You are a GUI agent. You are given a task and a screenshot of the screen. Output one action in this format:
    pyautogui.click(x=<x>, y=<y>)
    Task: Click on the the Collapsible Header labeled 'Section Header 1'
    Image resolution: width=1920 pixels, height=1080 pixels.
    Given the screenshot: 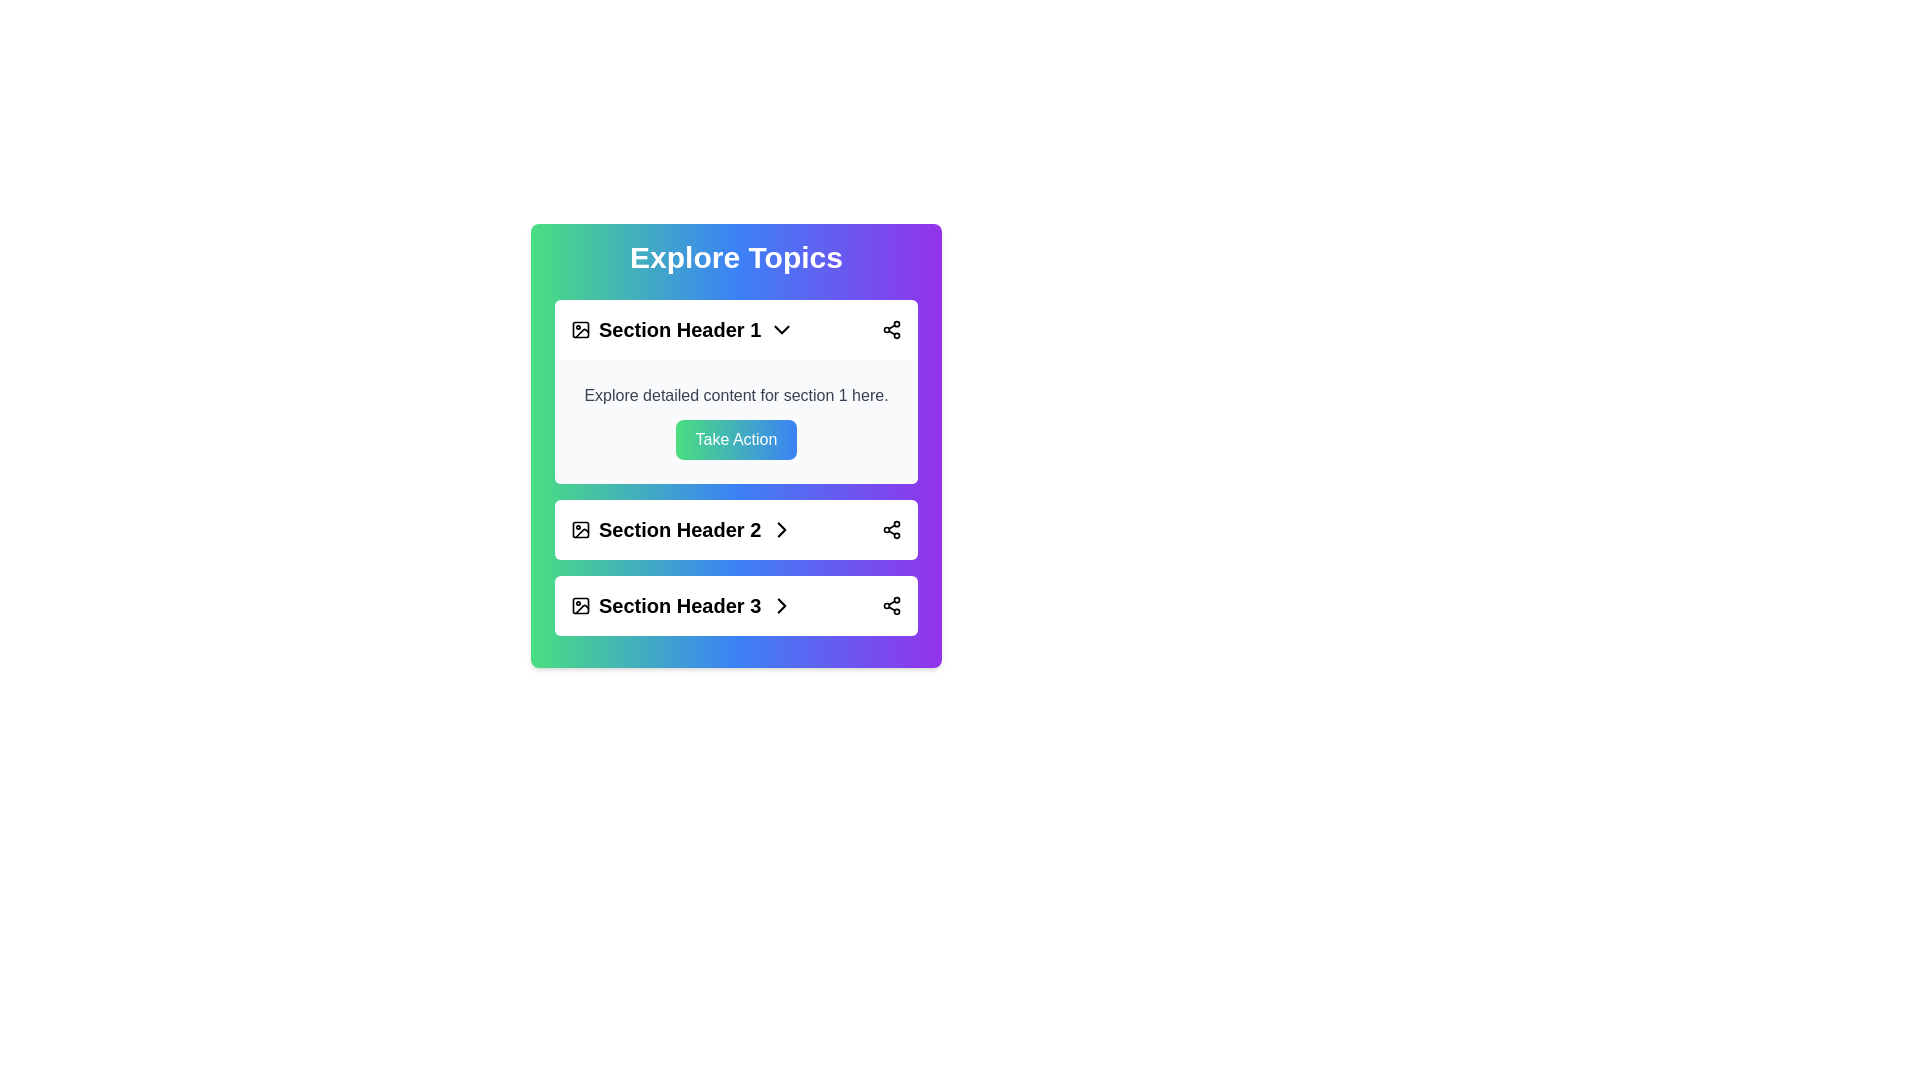 What is the action you would take?
    pyautogui.click(x=735, y=329)
    